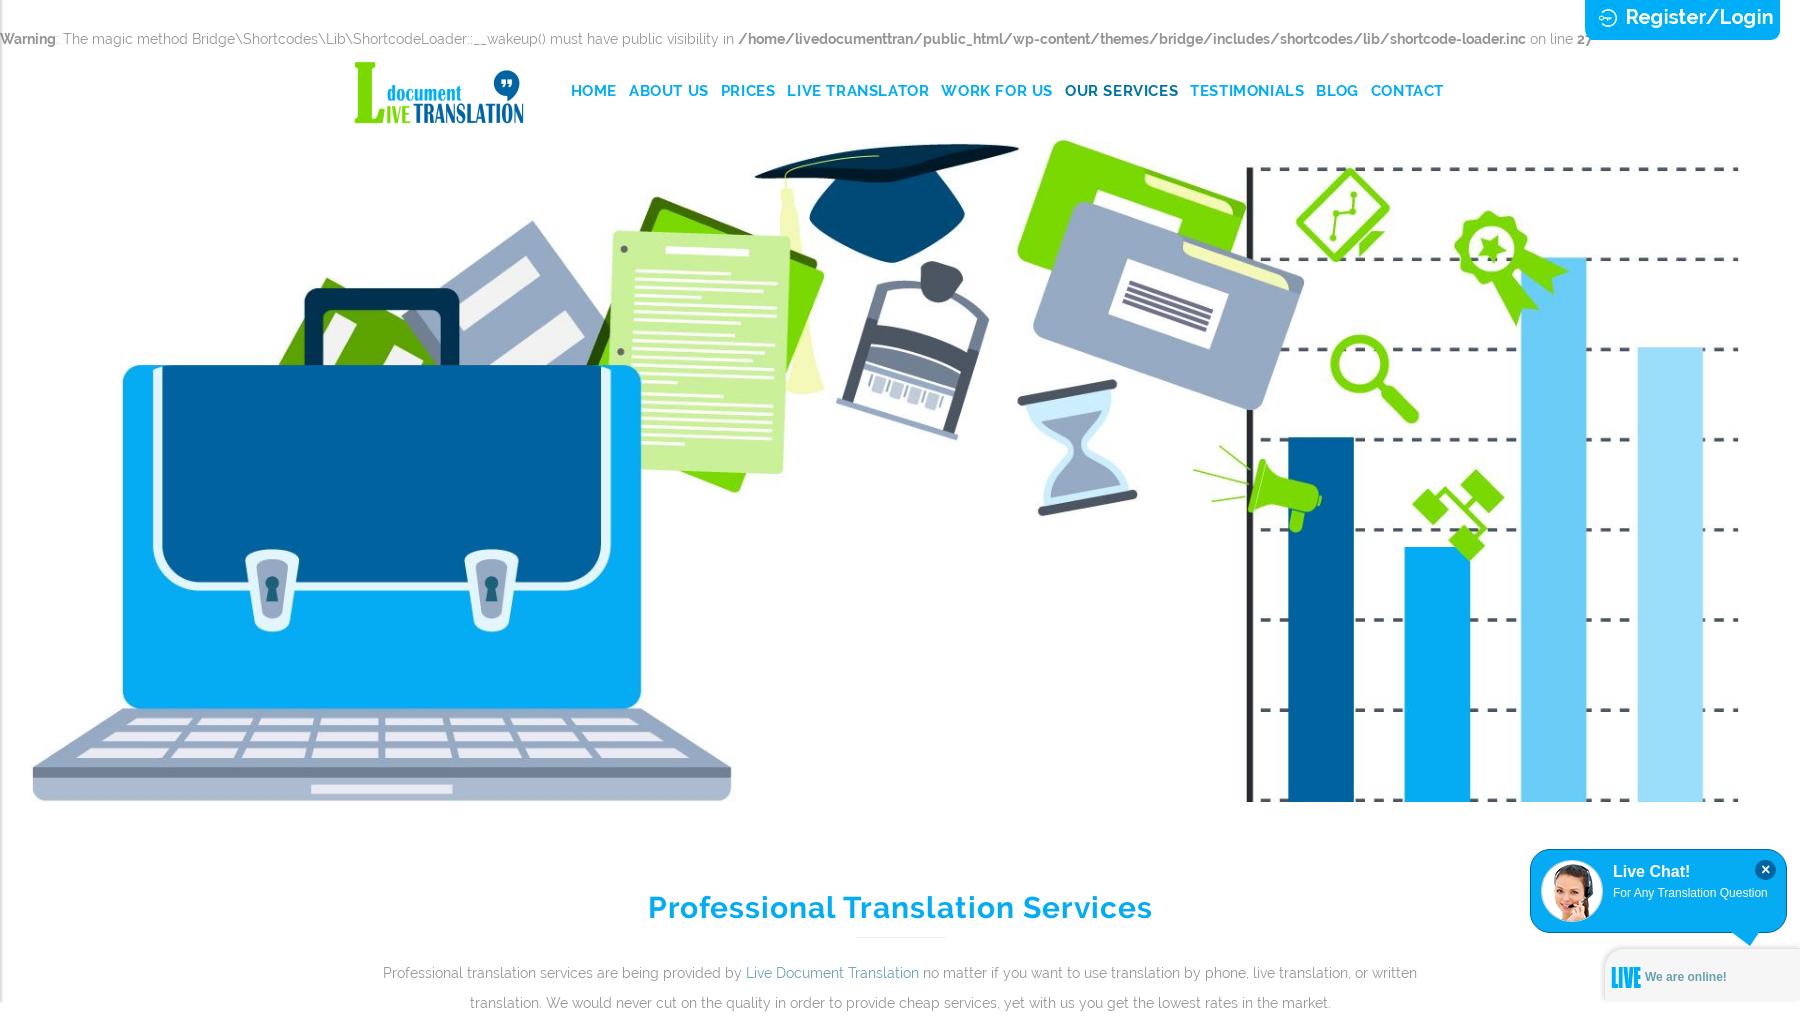 The height and width of the screenshot is (1018, 1800). What do you see at coordinates (942, 986) in the screenshot?
I see `'no matter if you want to use translation by phone, live translation, or written translation. We would never cut on the quality in order to provide cheap services, yet with us you get the lowest rates in the market.'` at bounding box center [942, 986].